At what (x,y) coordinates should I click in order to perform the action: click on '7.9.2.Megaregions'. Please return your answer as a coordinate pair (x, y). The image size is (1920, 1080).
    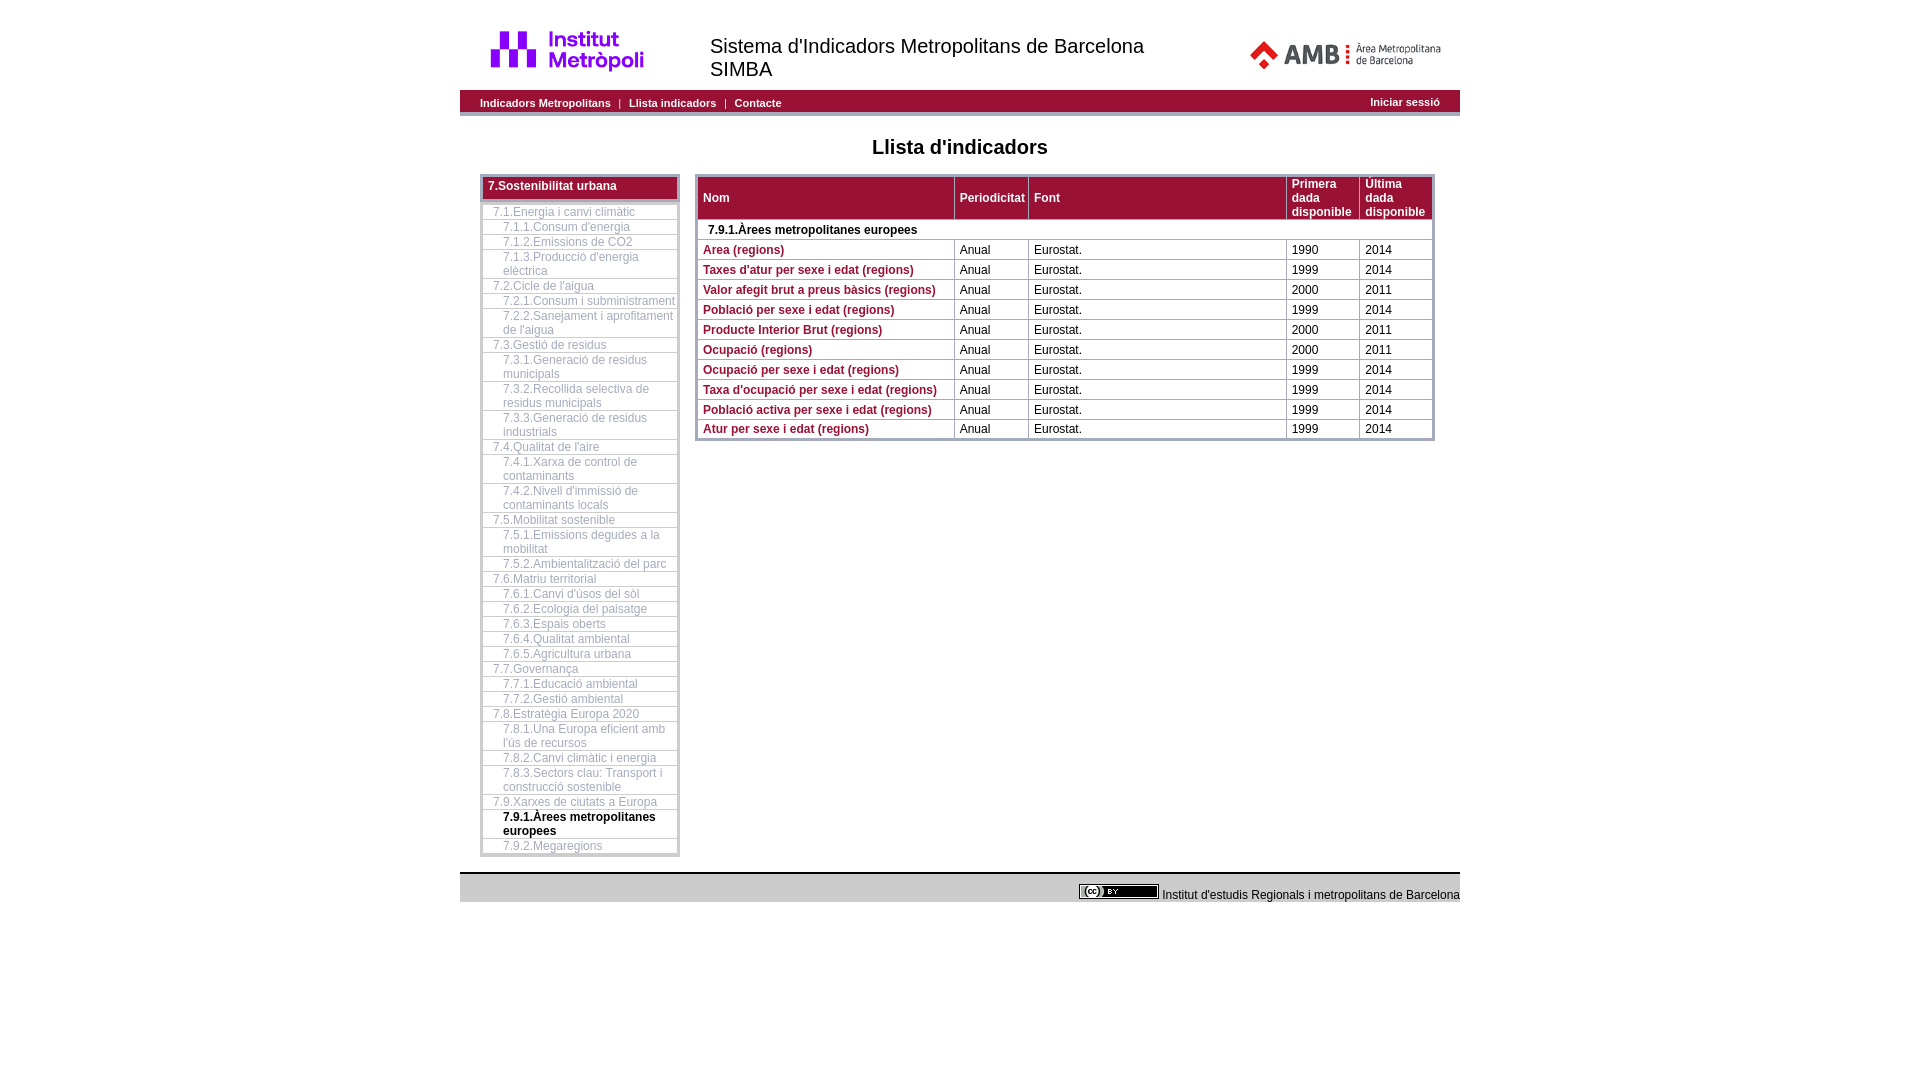
    Looking at the image, I should click on (552, 845).